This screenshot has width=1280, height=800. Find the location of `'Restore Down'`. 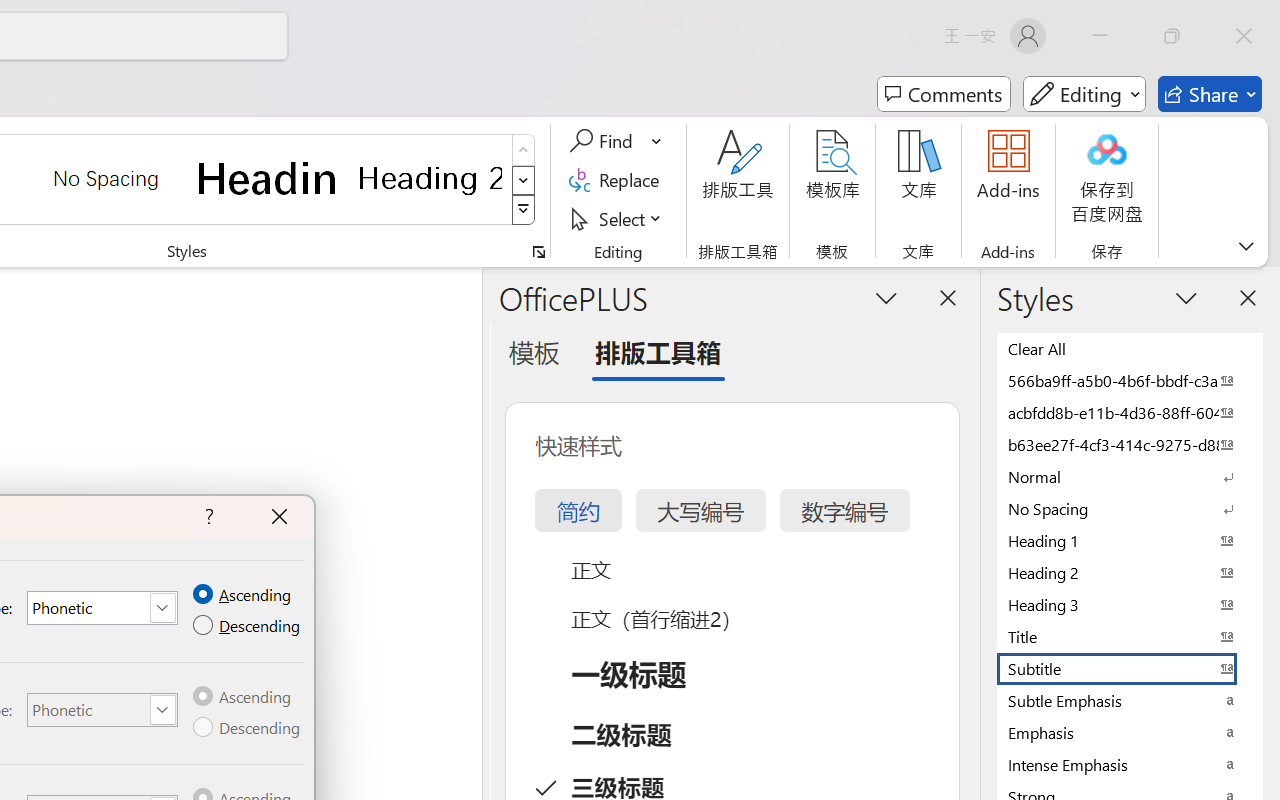

'Restore Down' is located at coordinates (1172, 35).